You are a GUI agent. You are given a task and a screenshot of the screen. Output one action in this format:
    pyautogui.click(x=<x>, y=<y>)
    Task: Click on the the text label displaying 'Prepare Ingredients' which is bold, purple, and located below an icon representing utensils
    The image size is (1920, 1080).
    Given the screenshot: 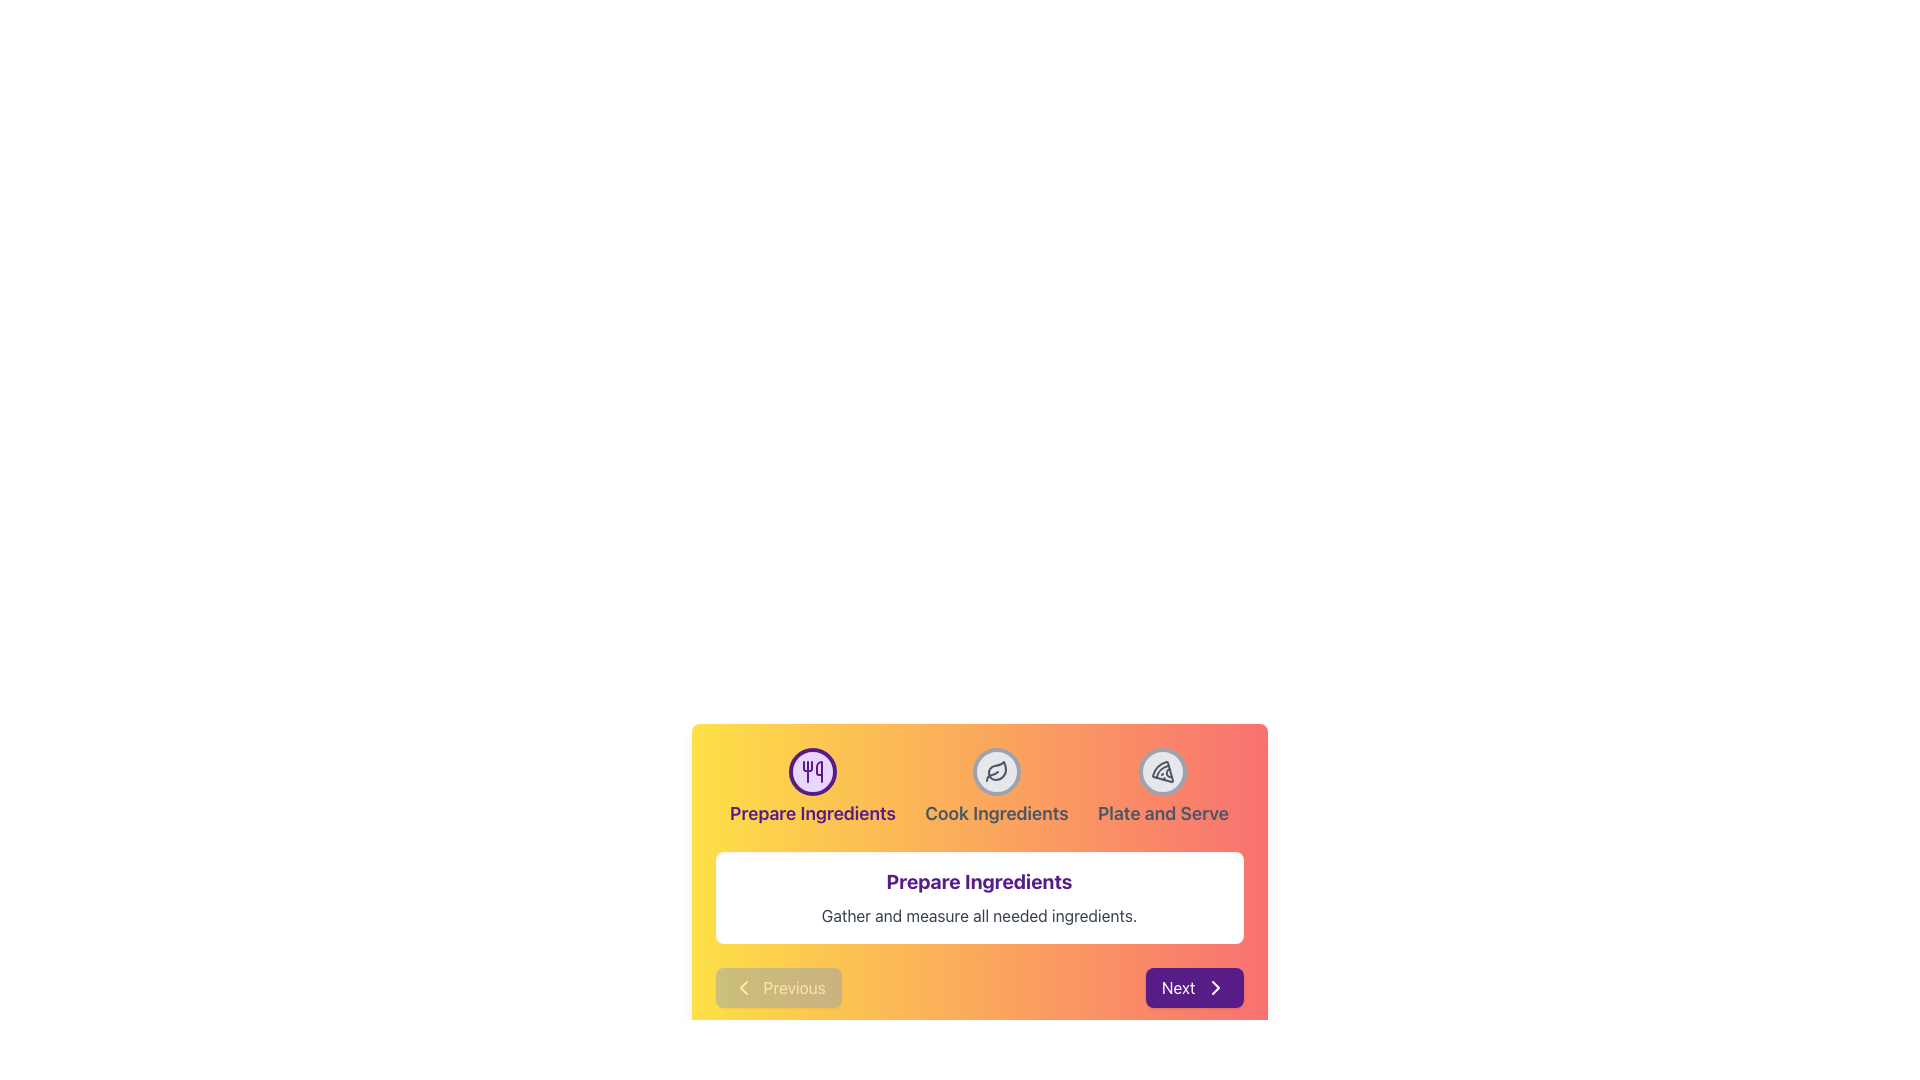 What is the action you would take?
    pyautogui.click(x=813, y=813)
    